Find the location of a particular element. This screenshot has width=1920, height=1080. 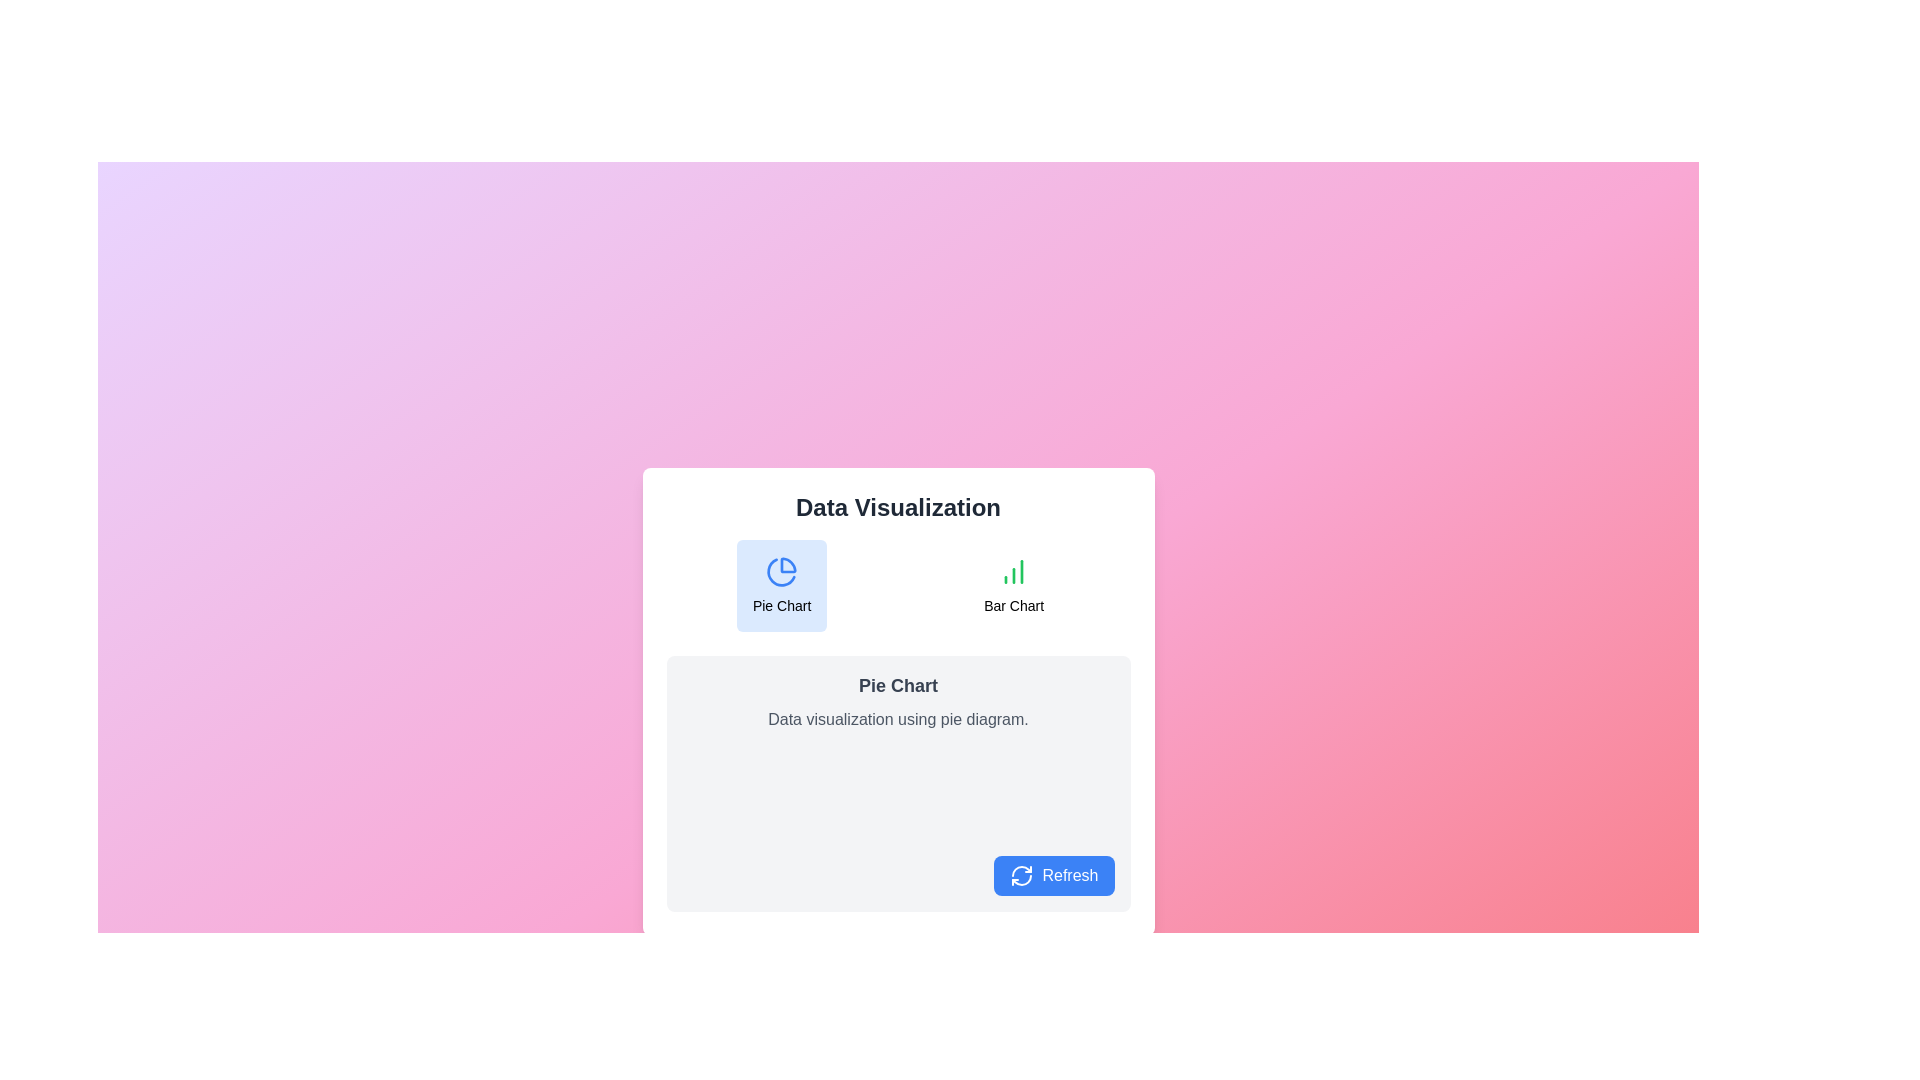

the descriptive text label located below the bar chart icon in the 'Data Visualization' card is located at coordinates (1014, 604).